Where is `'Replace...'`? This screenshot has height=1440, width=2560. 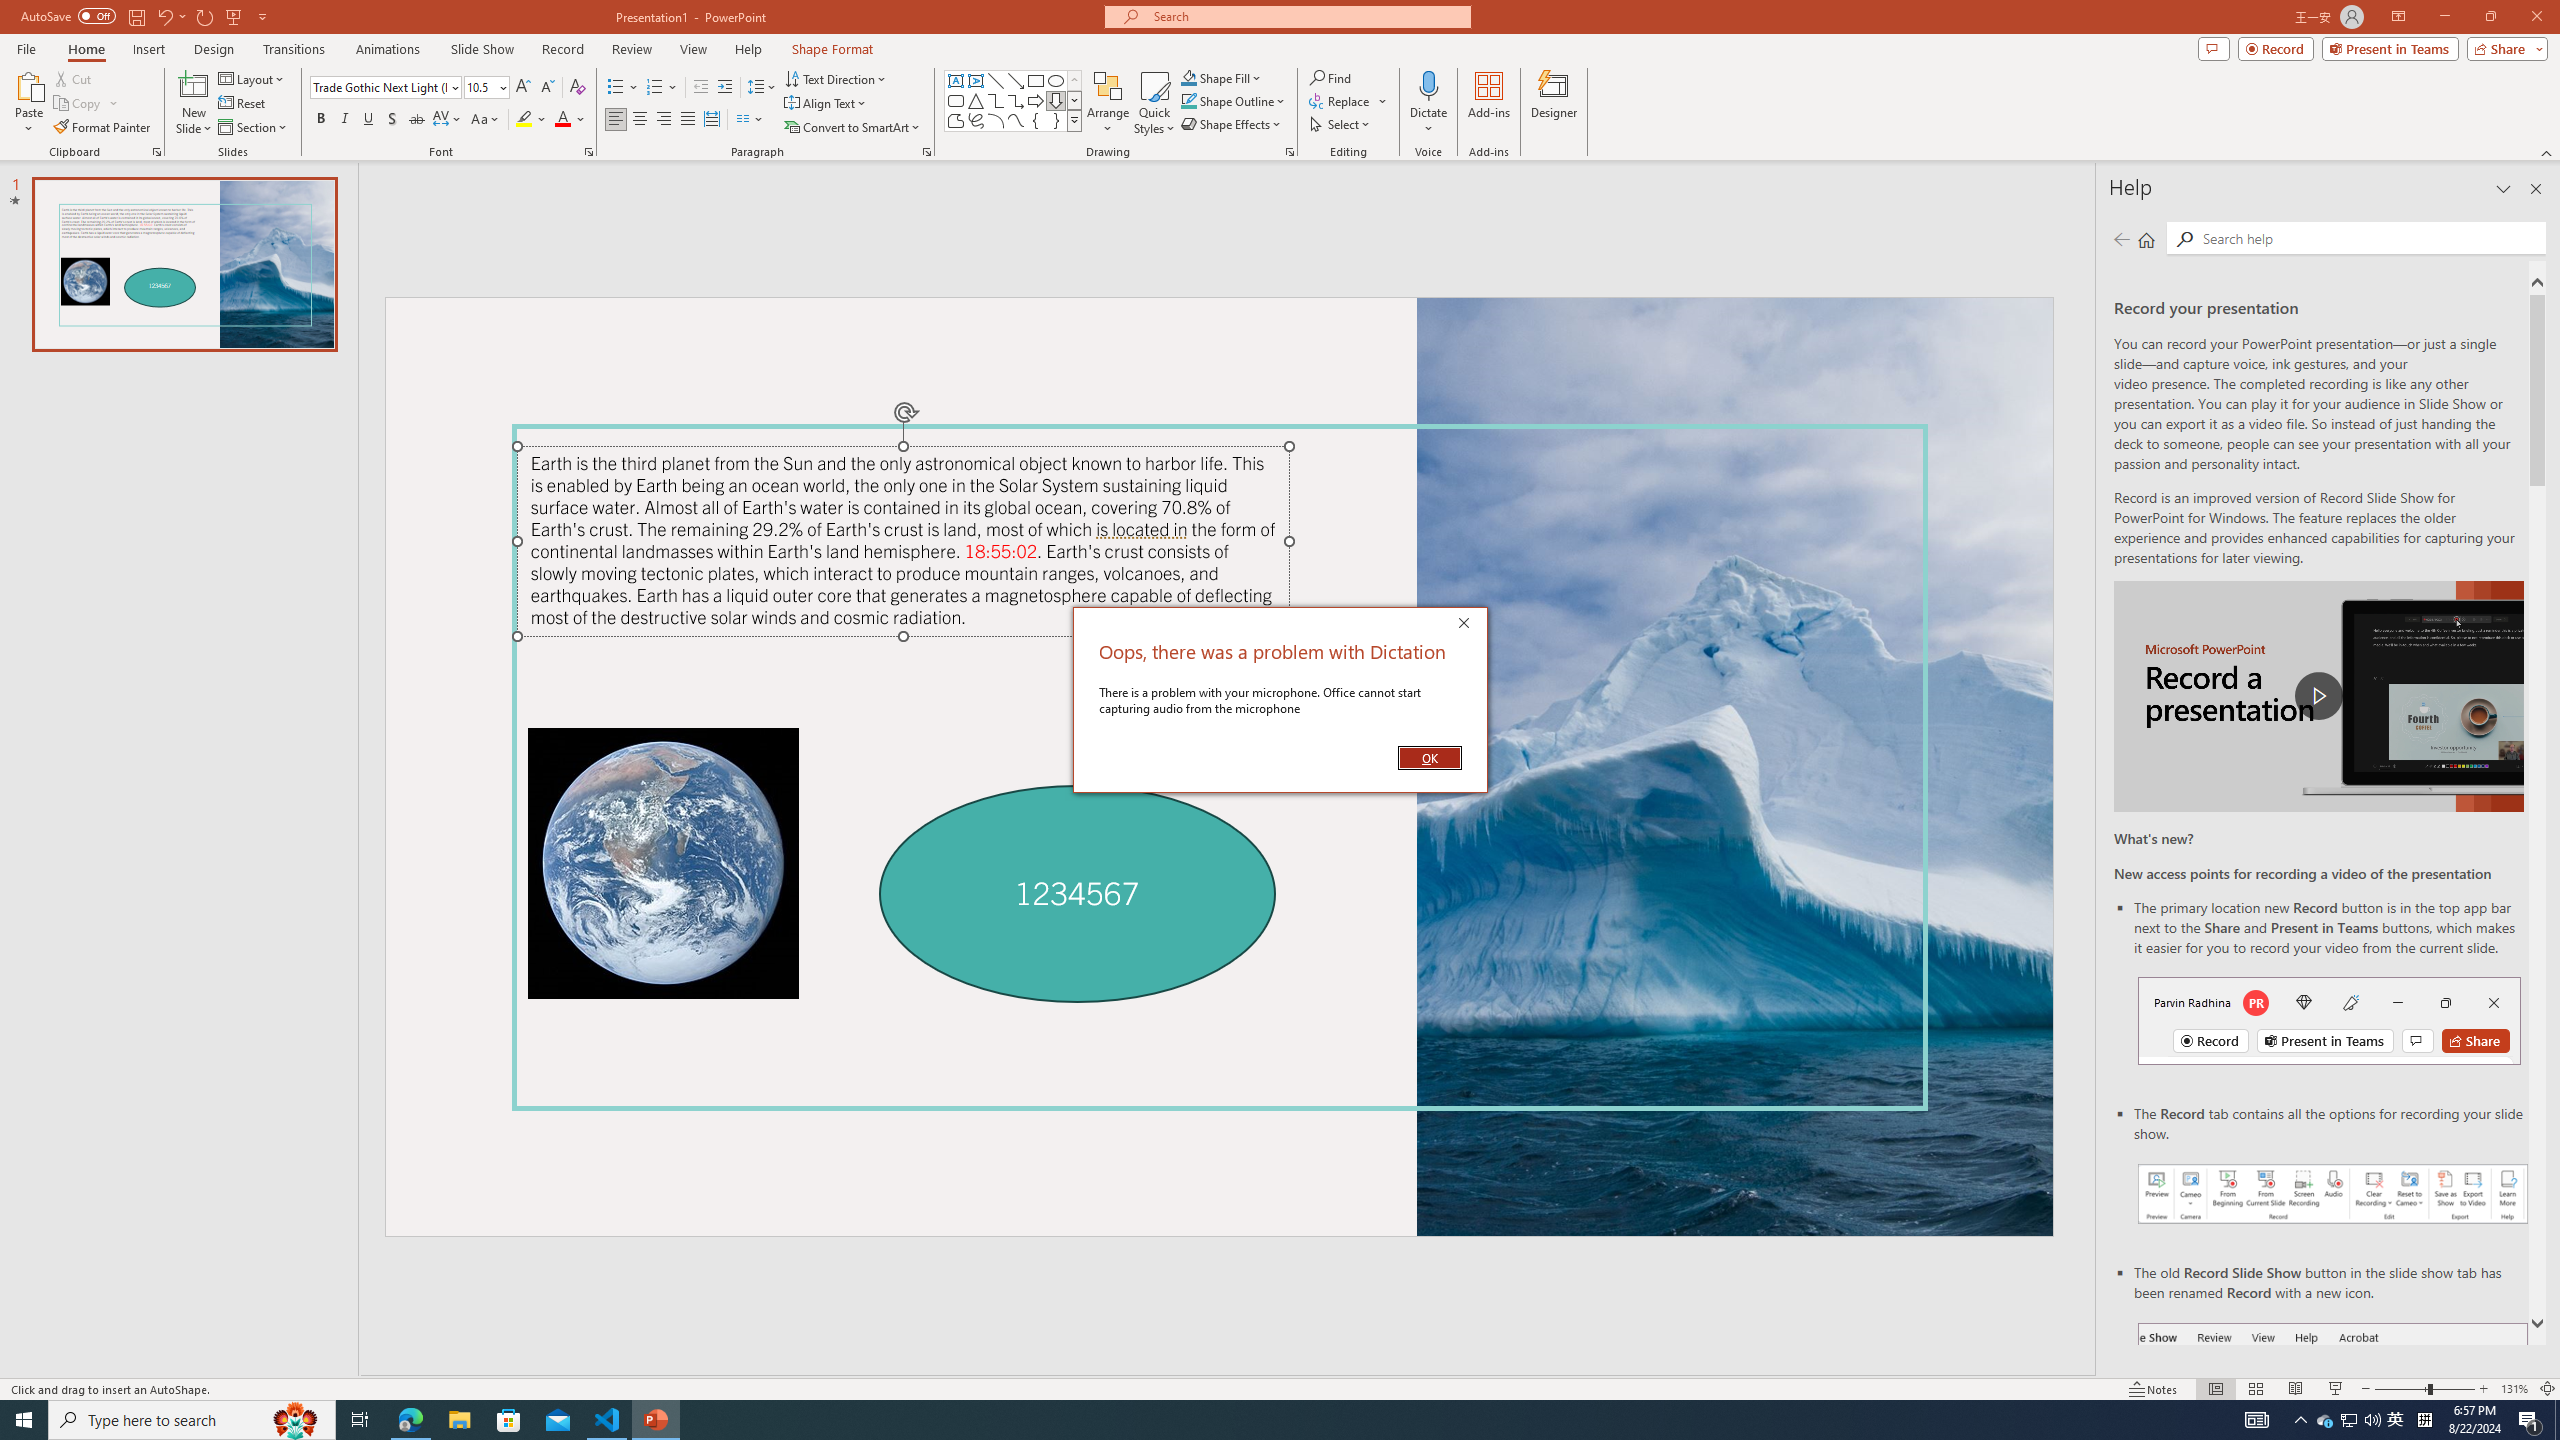 'Replace...' is located at coordinates (1341, 99).